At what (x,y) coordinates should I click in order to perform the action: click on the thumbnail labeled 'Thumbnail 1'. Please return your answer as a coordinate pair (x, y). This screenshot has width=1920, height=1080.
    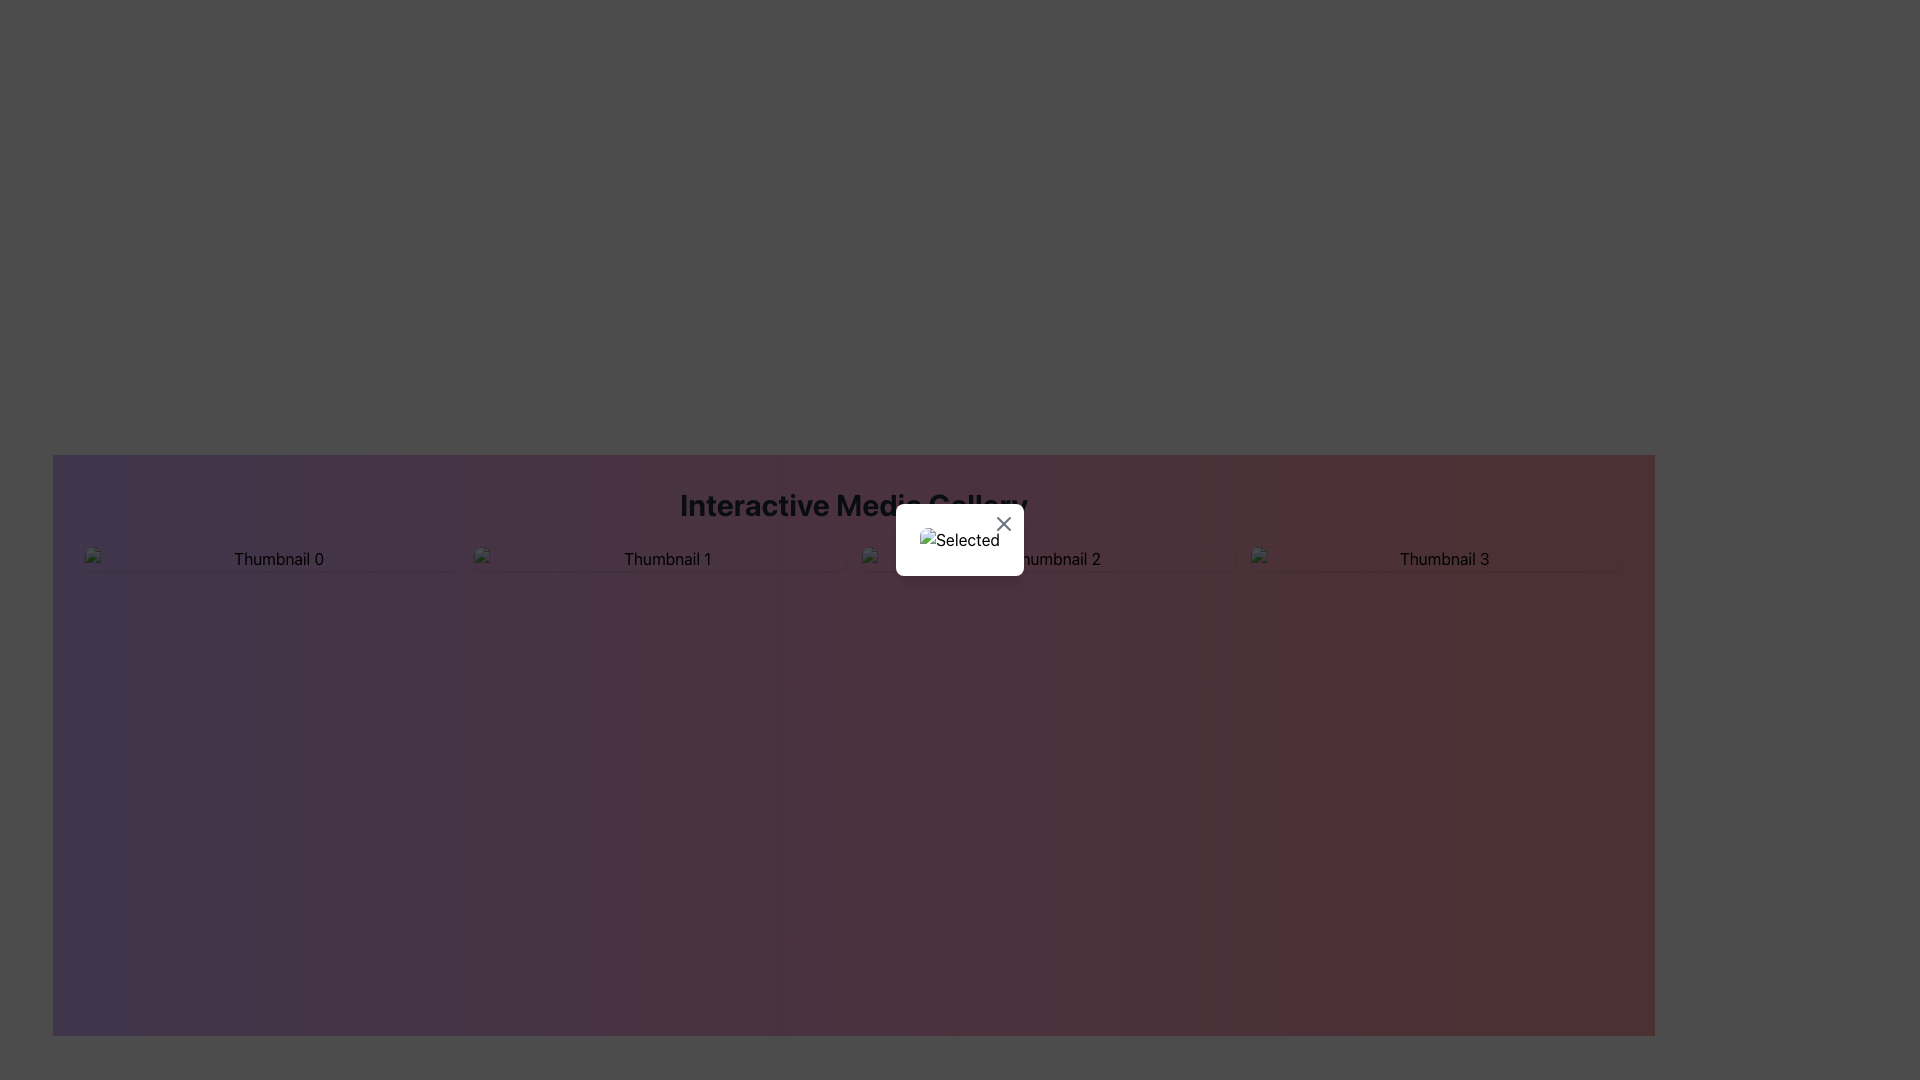
    Looking at the image, I should click on (659, 559).